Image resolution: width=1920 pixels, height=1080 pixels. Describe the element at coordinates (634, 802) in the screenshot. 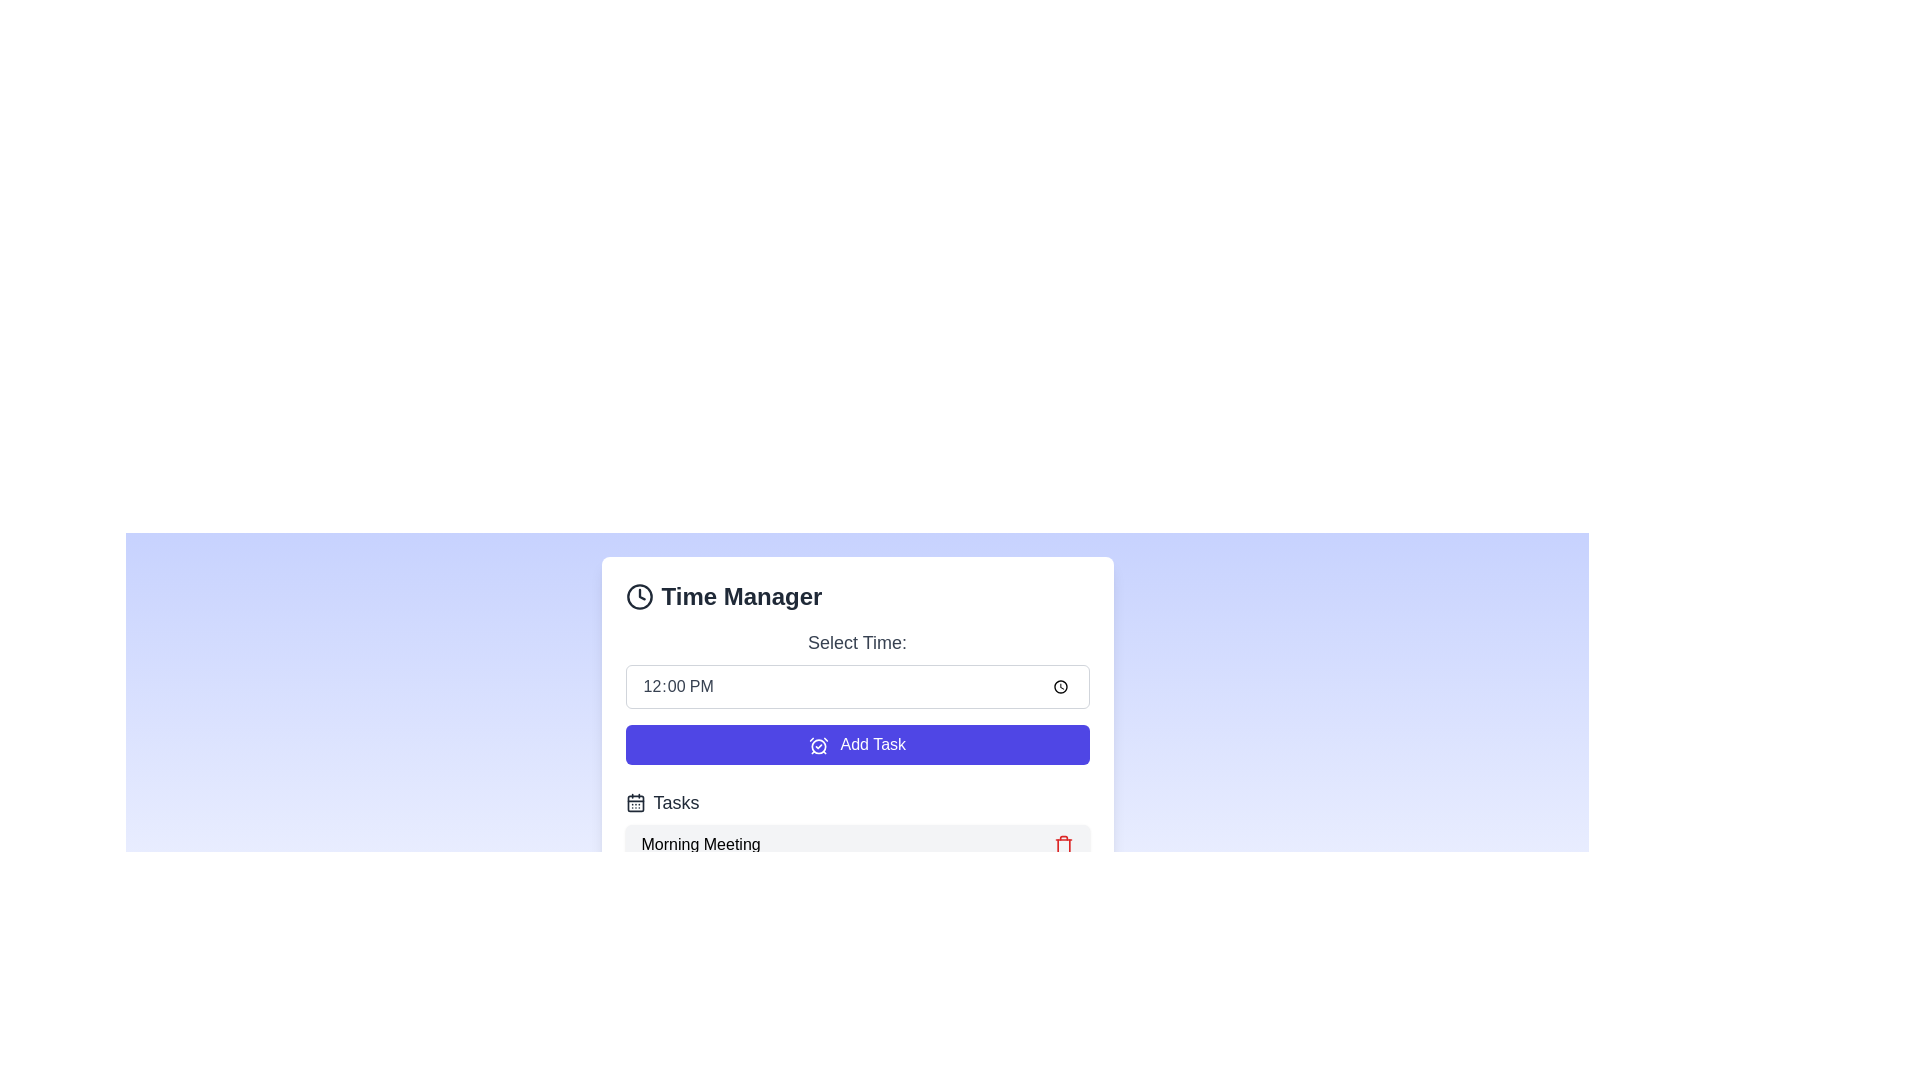

I see `the icon background component, which is a rectangle with rounded corners located` at that location.